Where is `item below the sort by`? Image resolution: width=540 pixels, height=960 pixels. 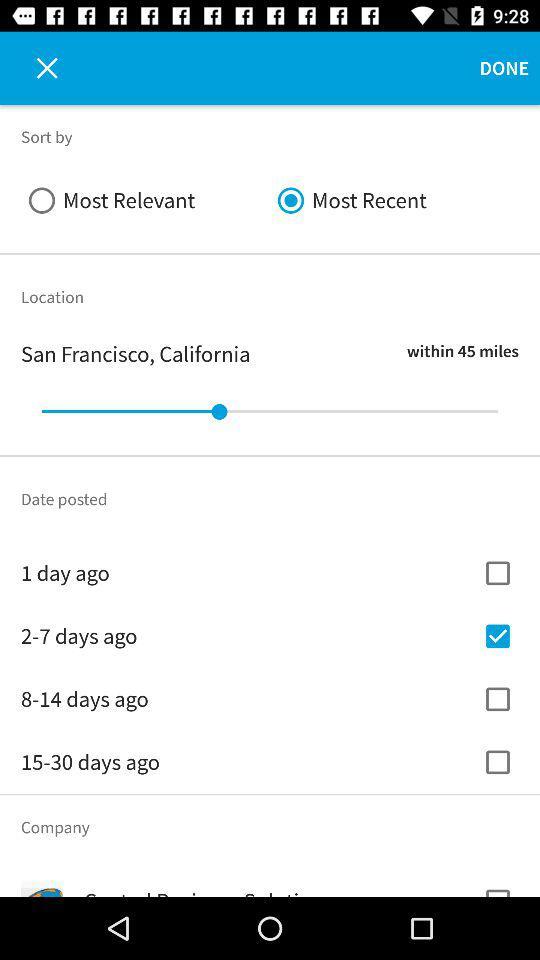 item below the sort by is located at coordinates (144, 200).